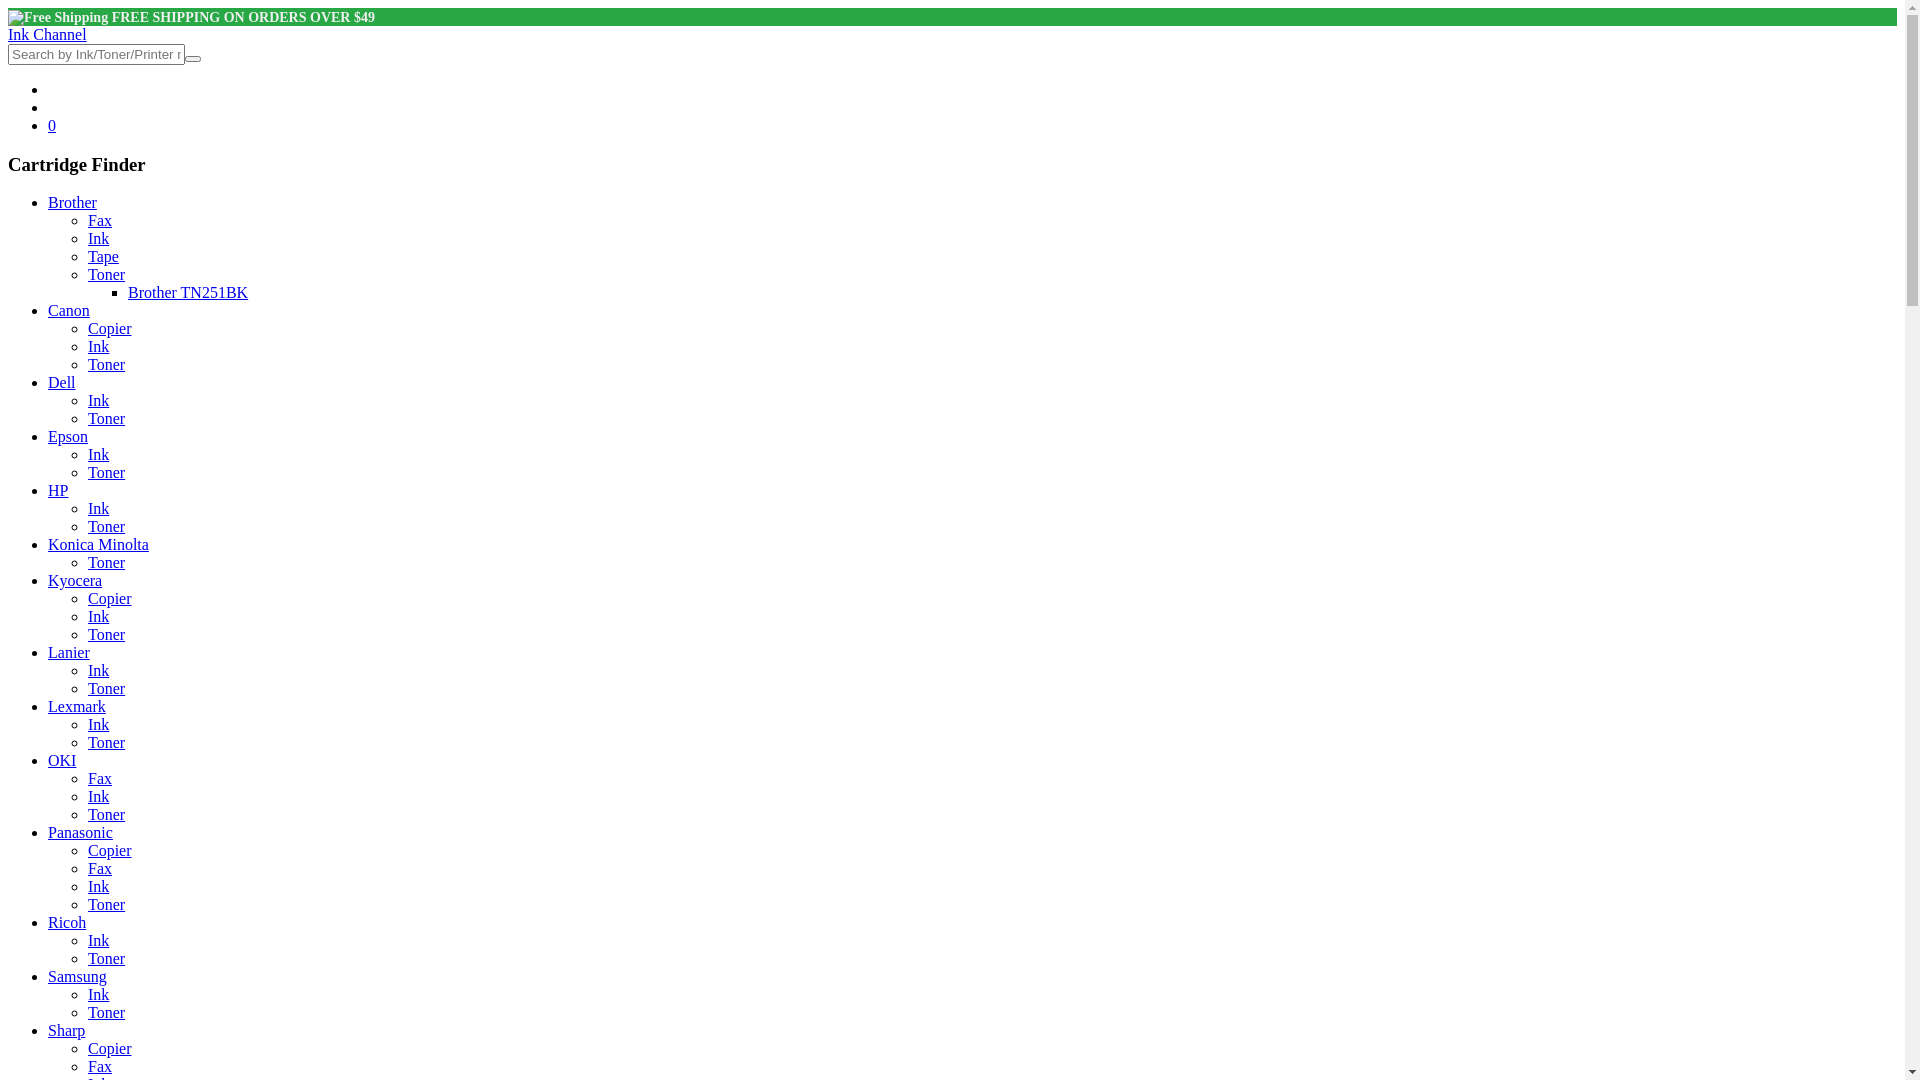 Image resolution: width=1920 pixels, height=1080 pixels. What do you see at coordinates (67, 435) in the screenshot?
I see `'Epson'` at bounding box center [67, 435].